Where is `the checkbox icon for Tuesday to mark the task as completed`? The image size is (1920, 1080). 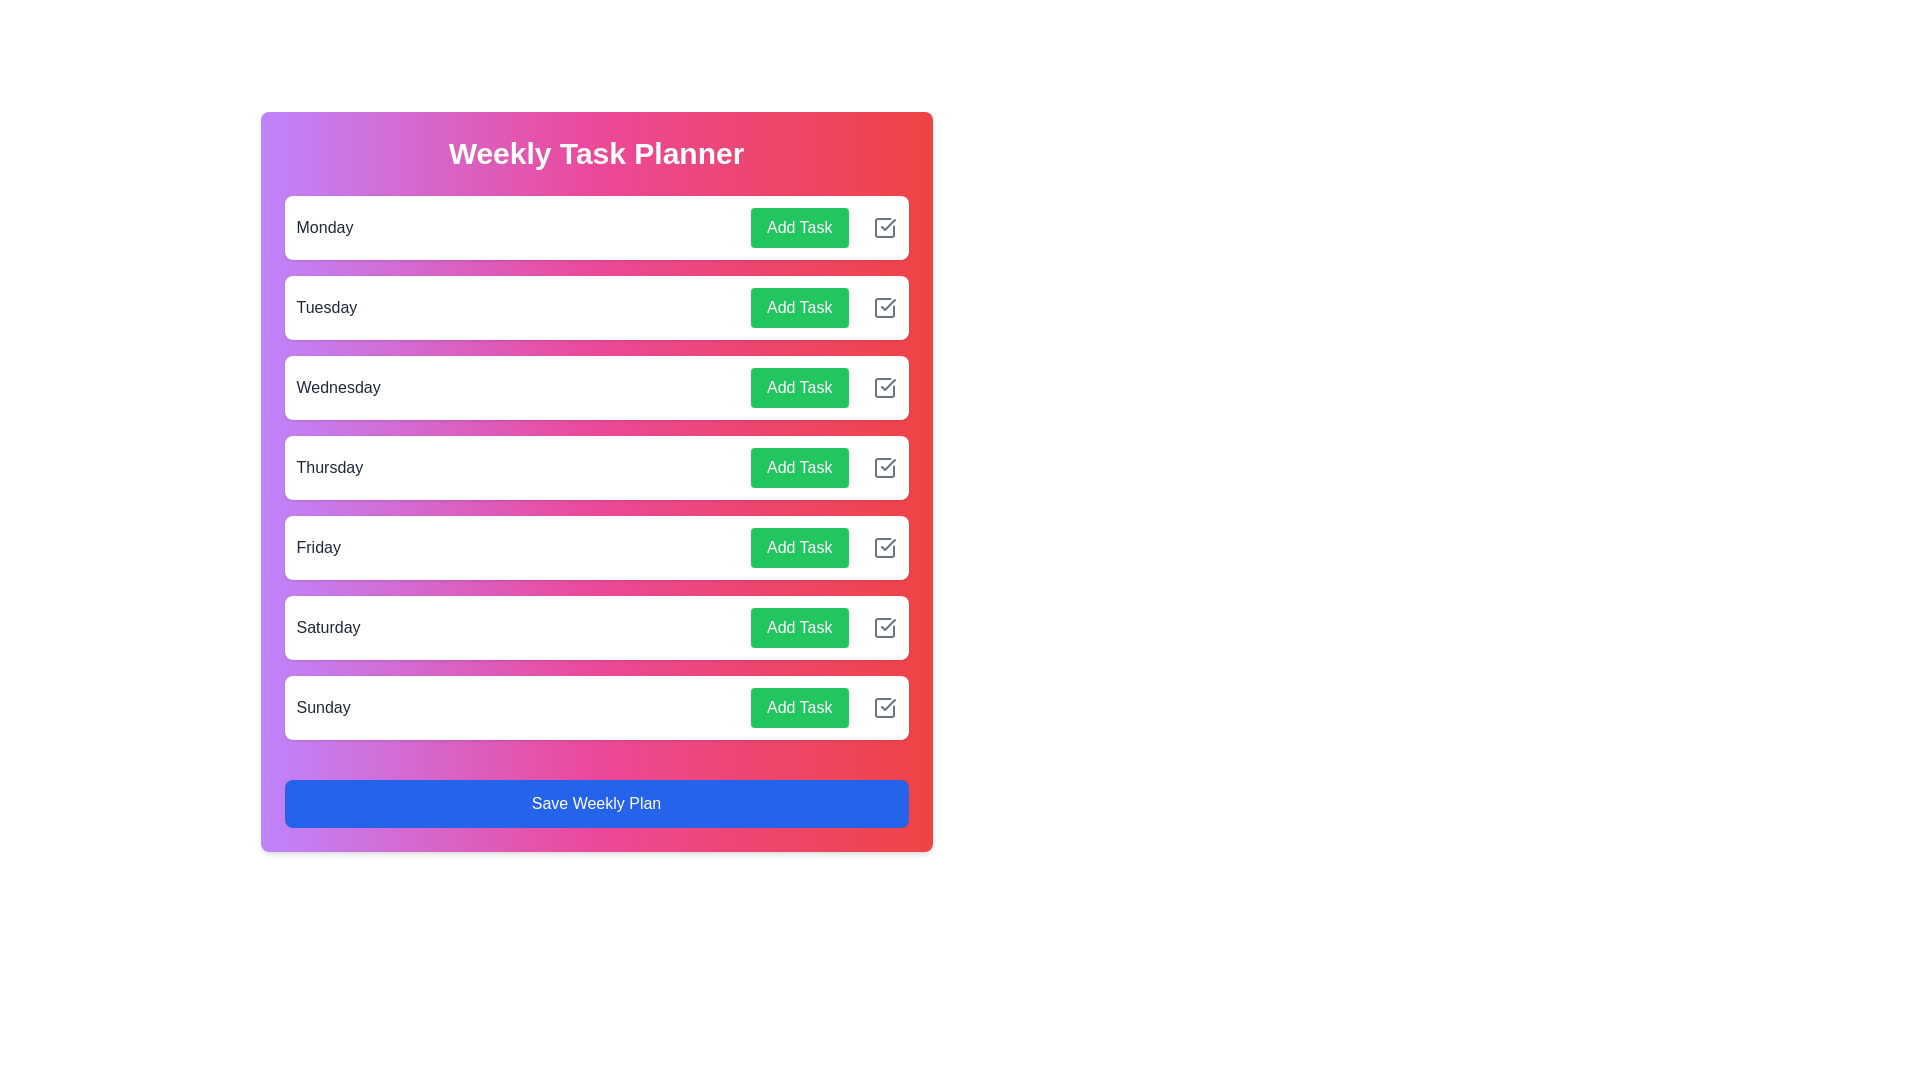
the checkbox icon for Tuesday to mark the task as completed is located at coordinates (883, 308).